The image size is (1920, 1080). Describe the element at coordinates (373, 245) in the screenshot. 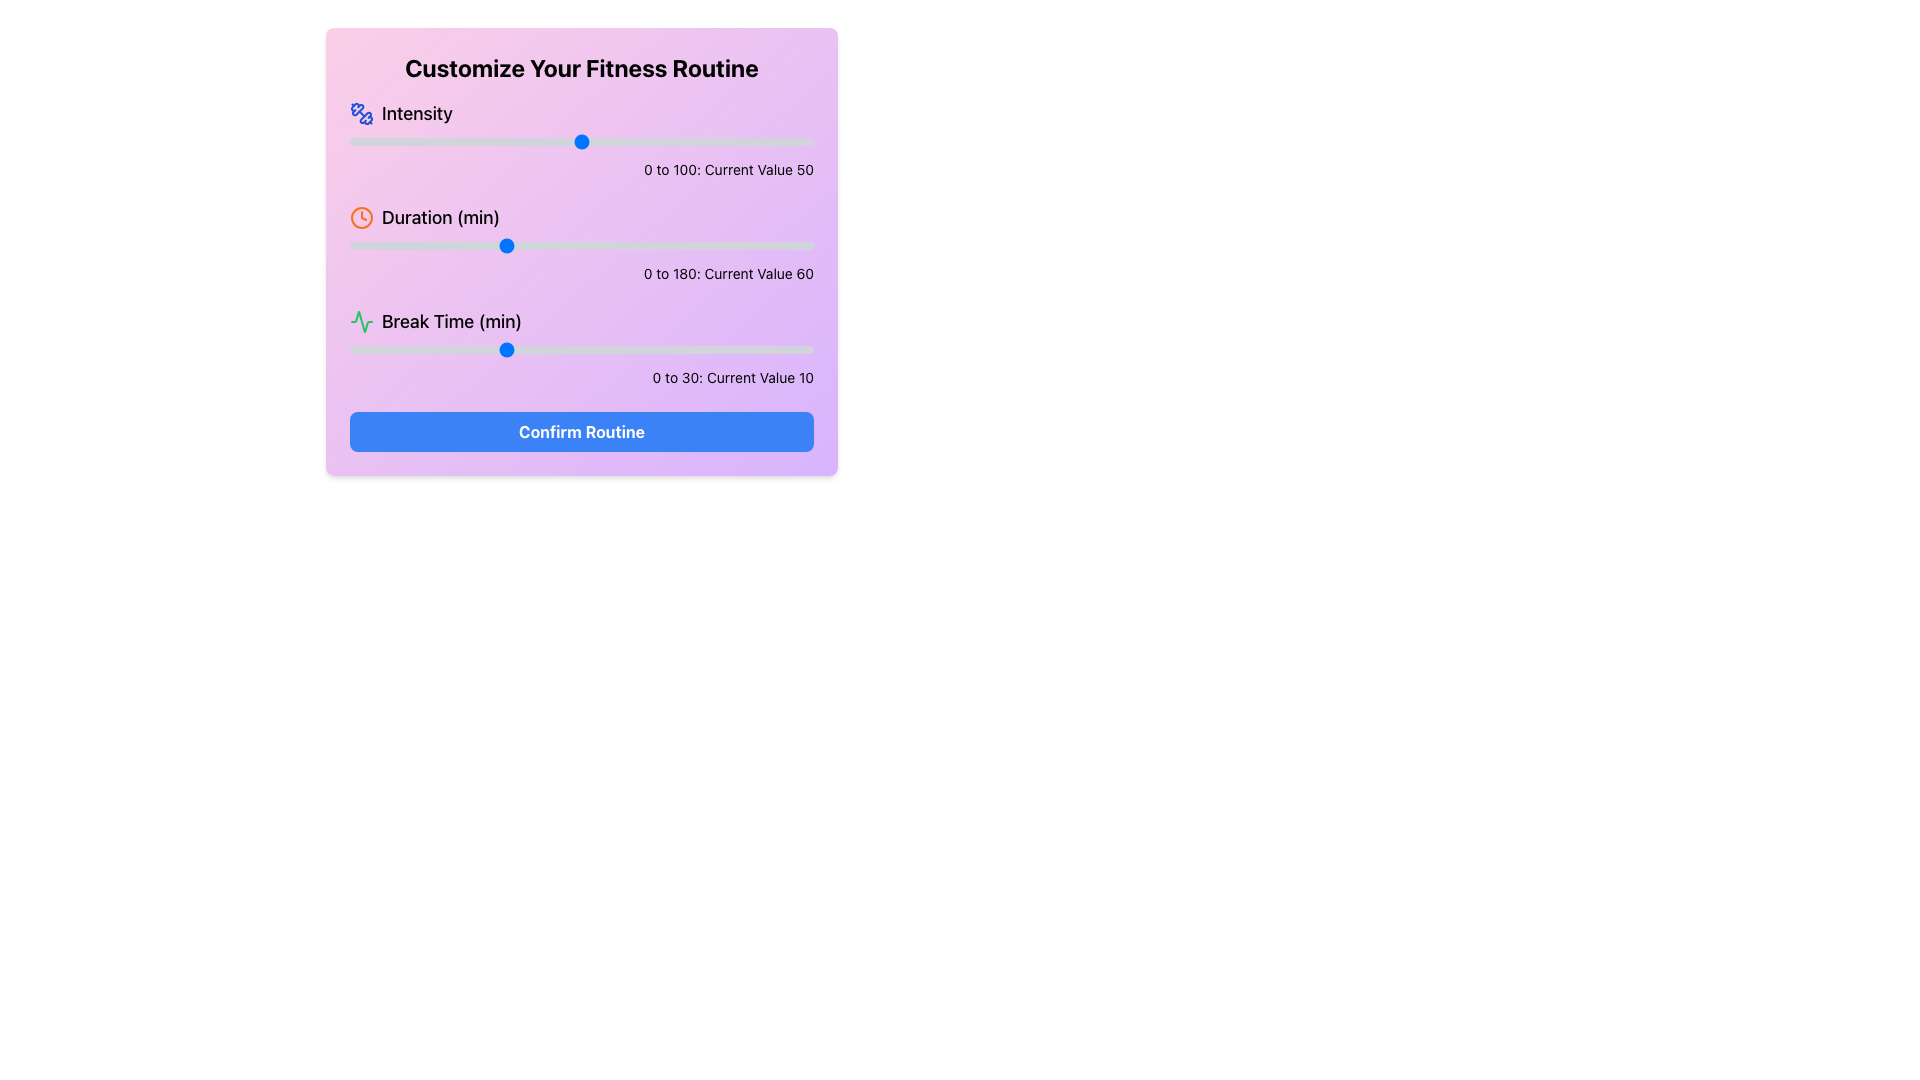

I see `duration` at that location.